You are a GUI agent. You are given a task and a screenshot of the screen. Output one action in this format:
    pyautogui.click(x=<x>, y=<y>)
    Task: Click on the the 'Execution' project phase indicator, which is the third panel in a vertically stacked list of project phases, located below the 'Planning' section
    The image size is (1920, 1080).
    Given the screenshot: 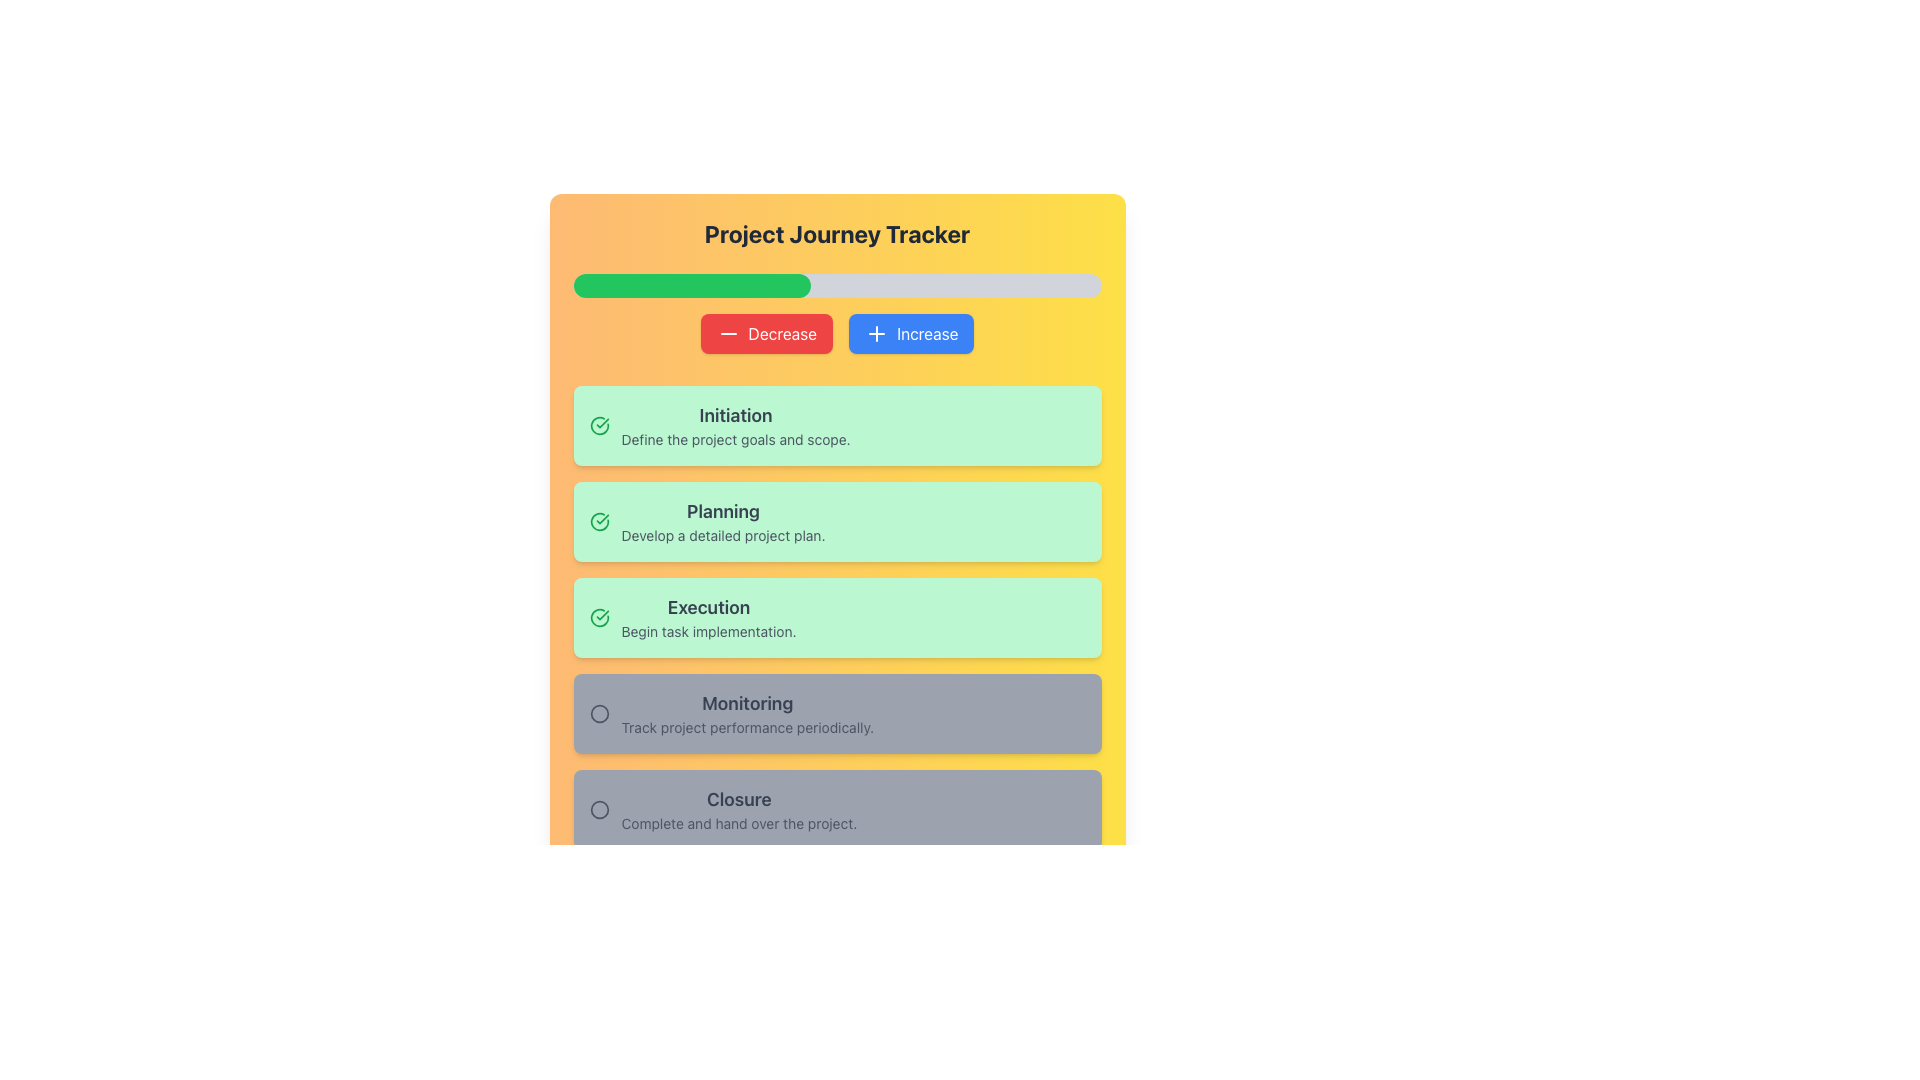 What is the action you would take?
    pyautogui.click(x=709, y=616)
    